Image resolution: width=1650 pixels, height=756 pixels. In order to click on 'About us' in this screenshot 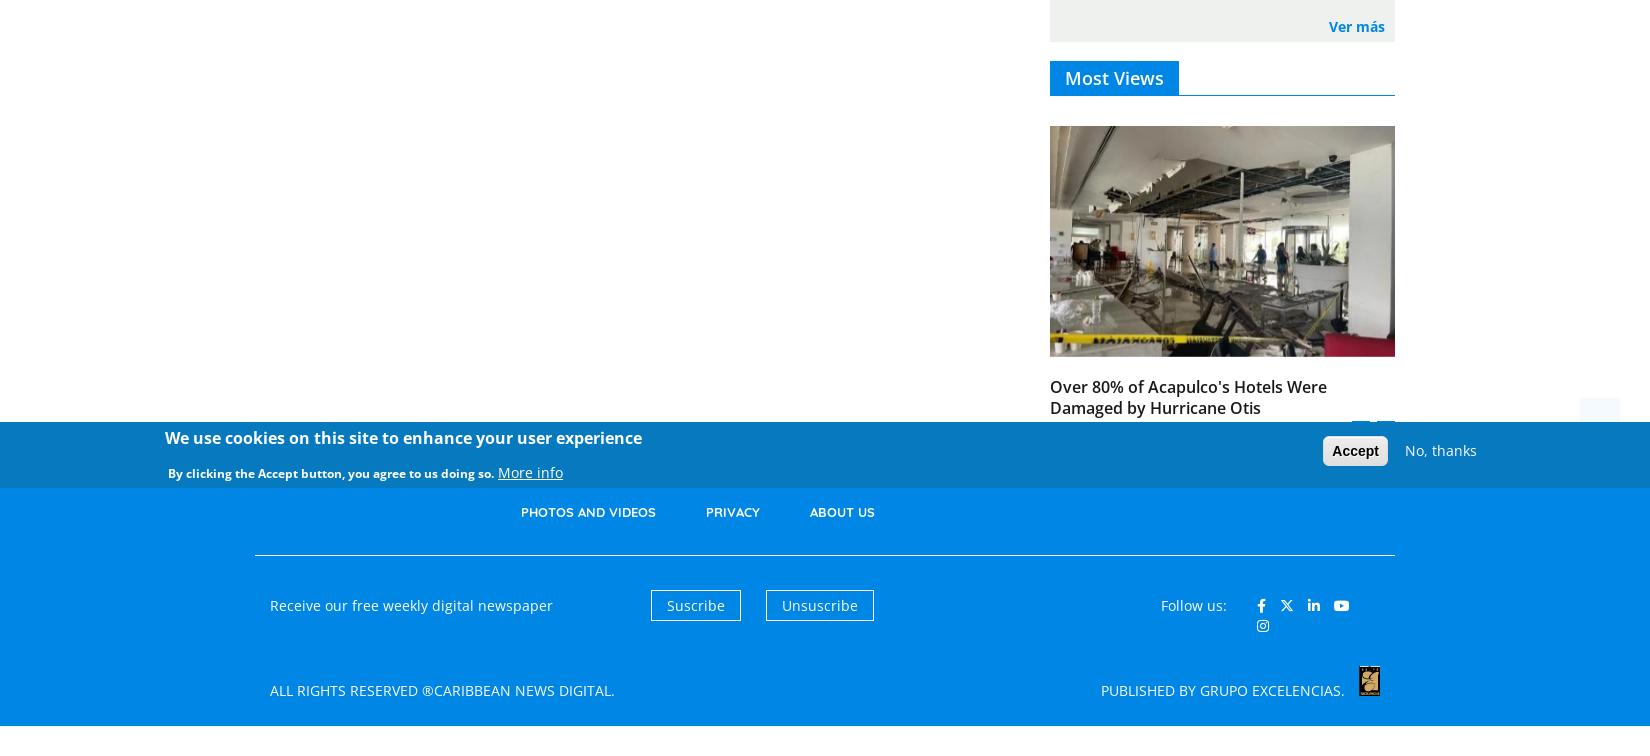, I will do `click(841, 511)`.